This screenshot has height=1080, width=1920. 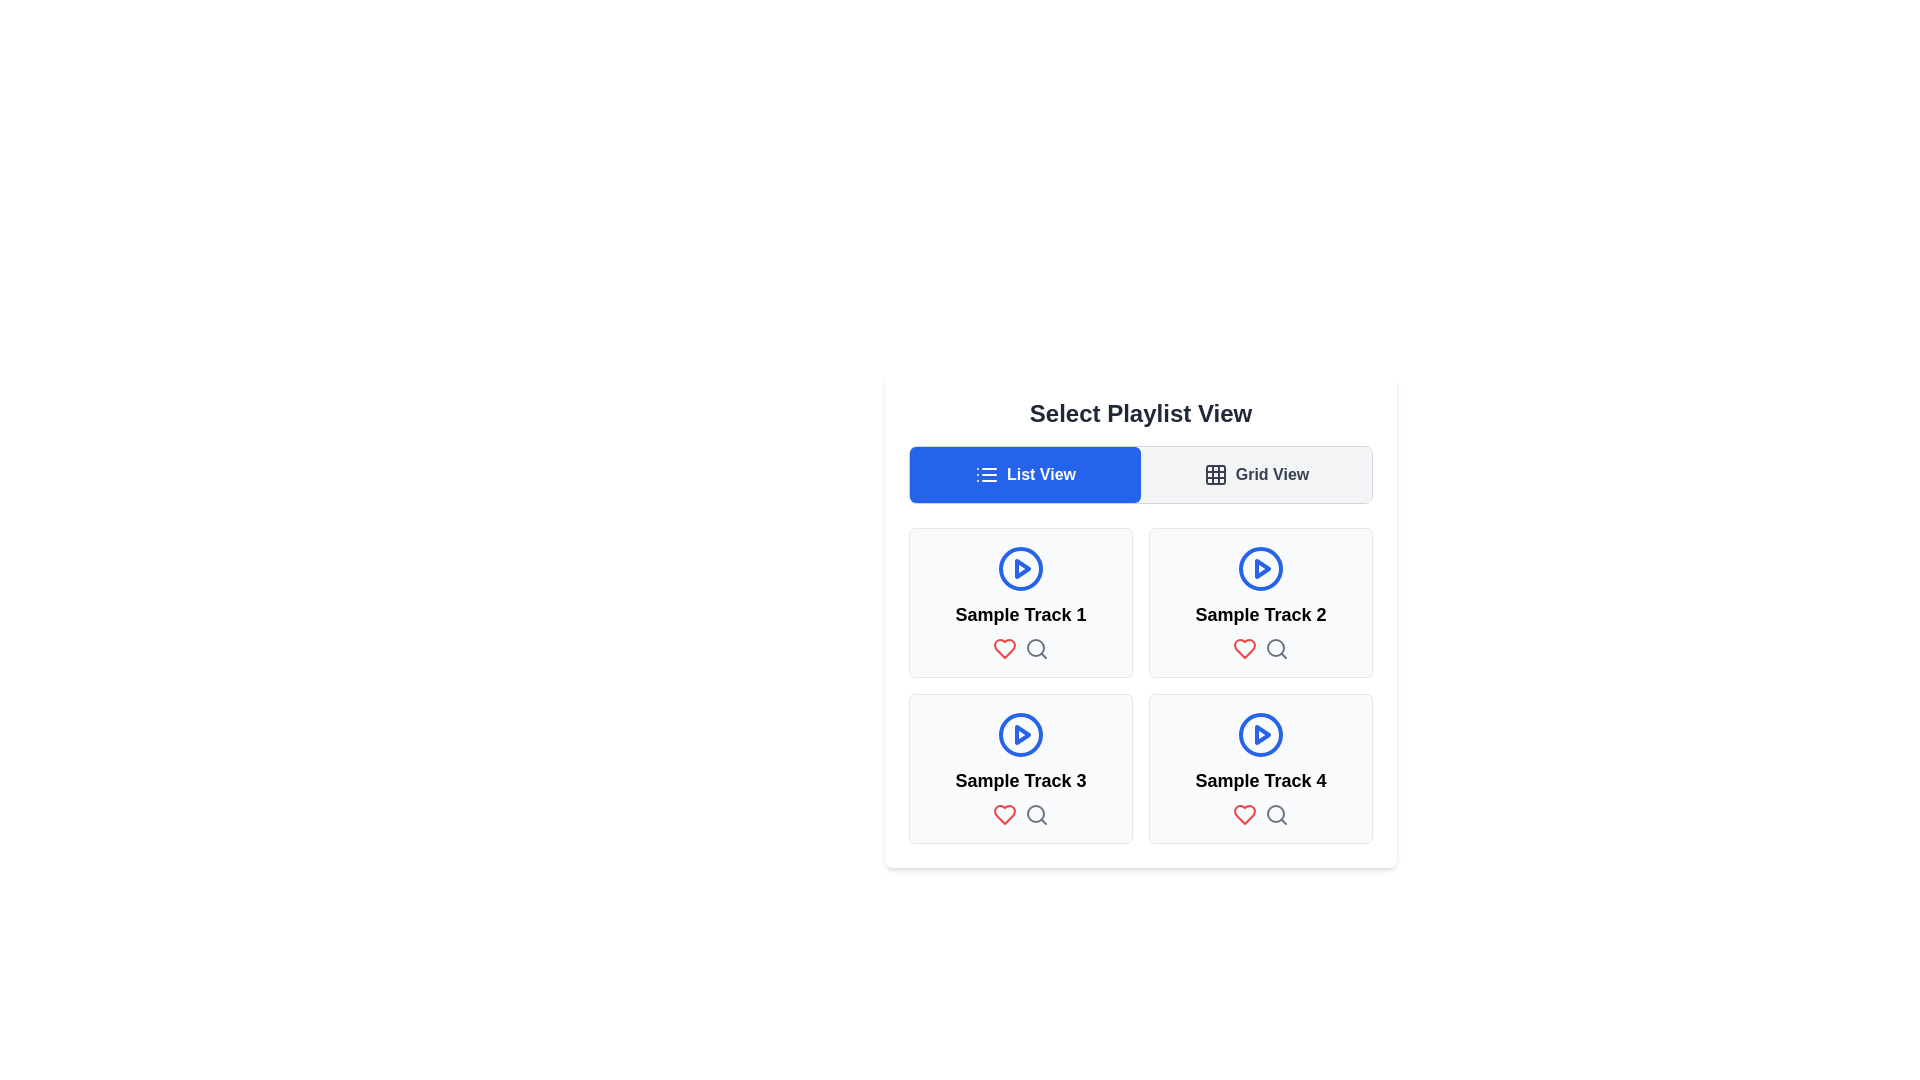 I want to click on the 'favorite' icon located, so click(x=1004, y=814).